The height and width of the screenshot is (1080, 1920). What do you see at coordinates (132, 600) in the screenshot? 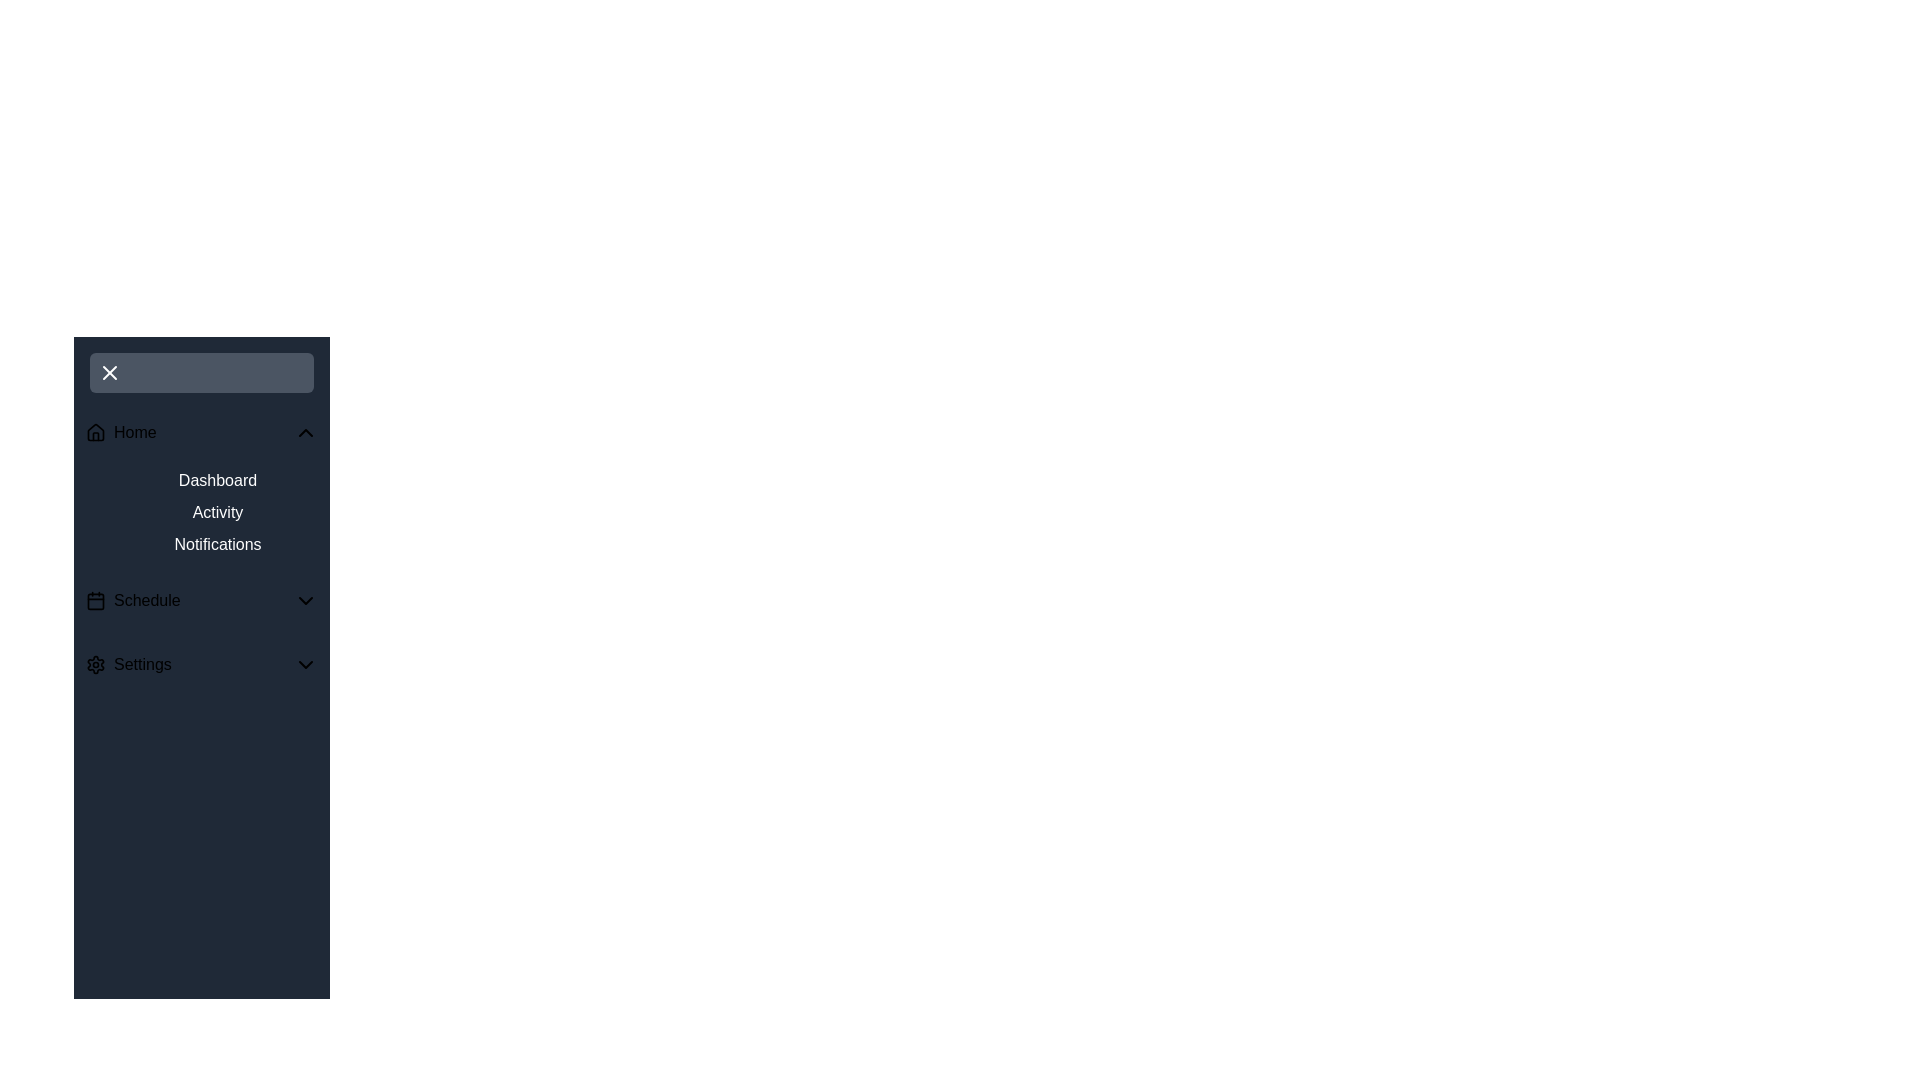
I see `the interactive label that combines a calendar icon and the text 'Schedule'` at bounding box center [132, 600].